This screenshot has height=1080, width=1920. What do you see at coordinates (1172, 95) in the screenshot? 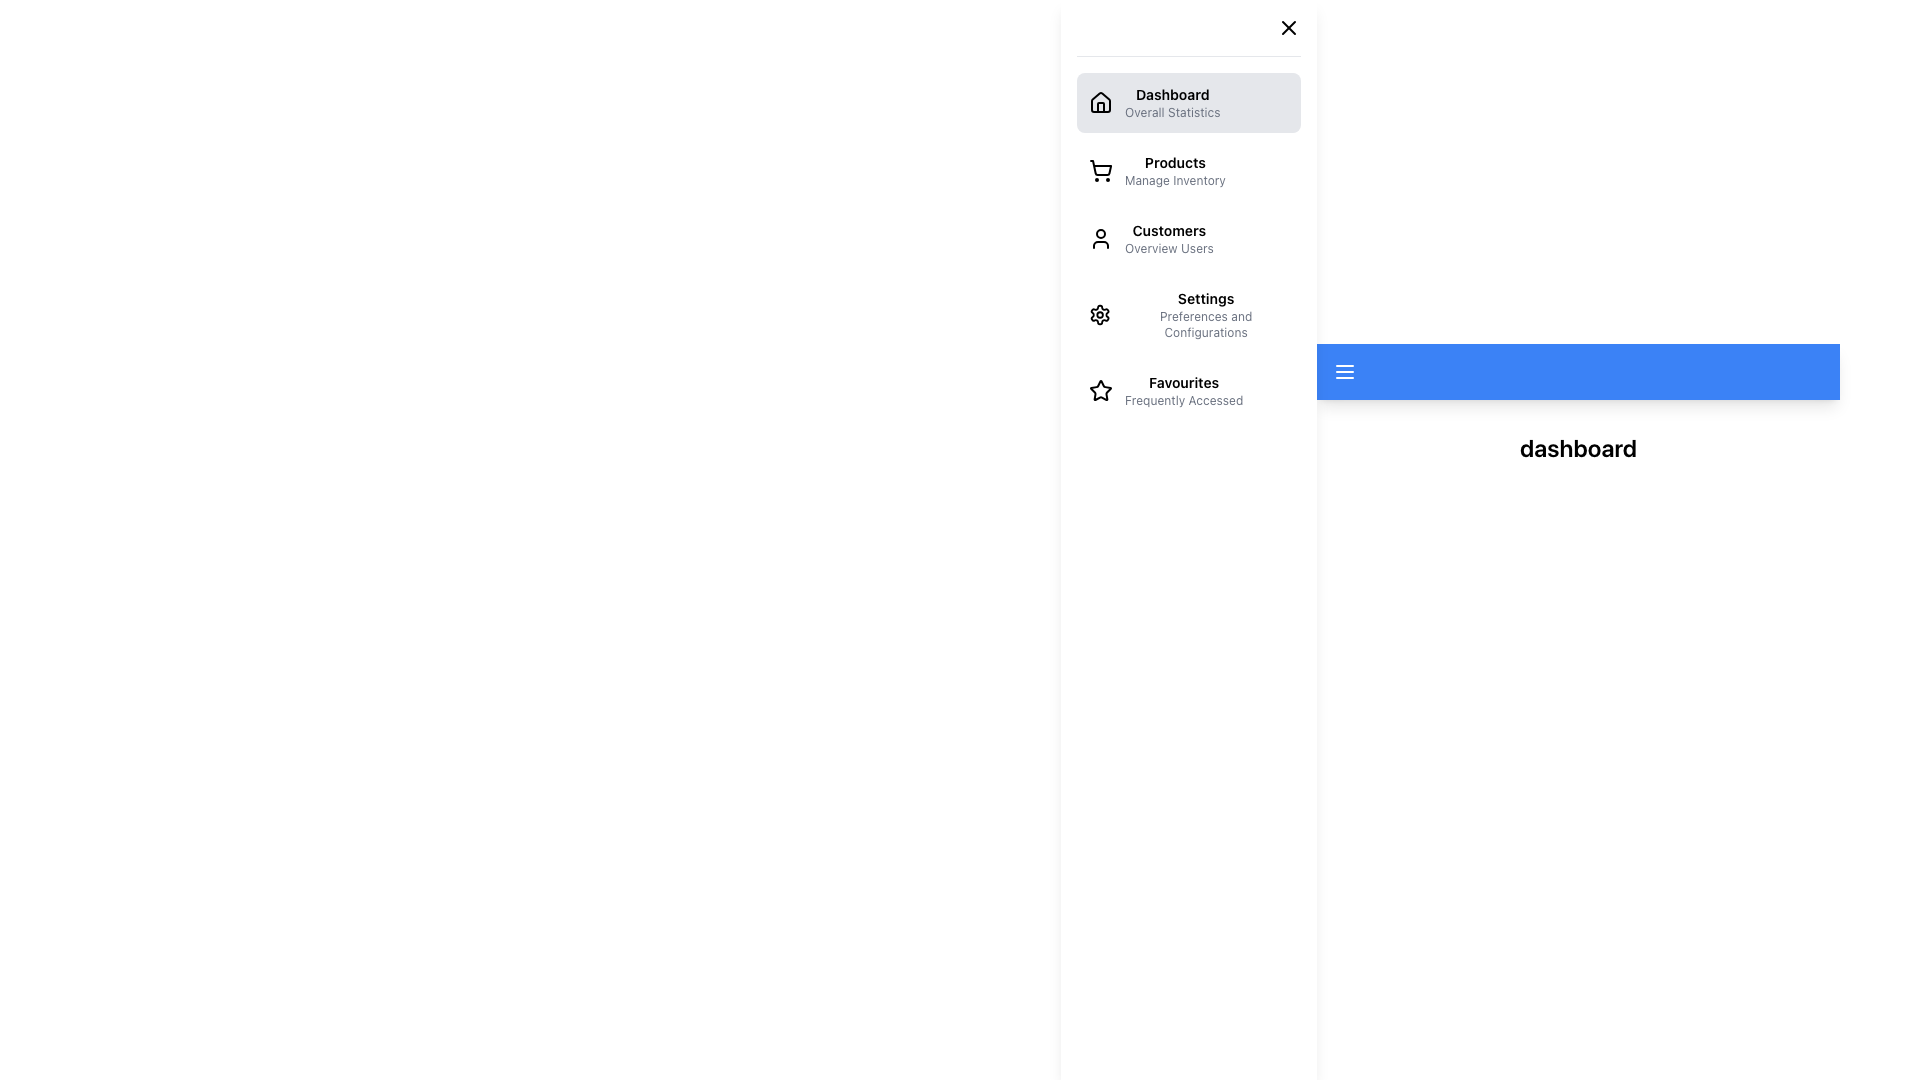
I see `the text label displaying 'Dashboard', which is styled in bold and located in the sidebar navigation menu above 'Overall Statistics'` at bounding box center [1172, 95].